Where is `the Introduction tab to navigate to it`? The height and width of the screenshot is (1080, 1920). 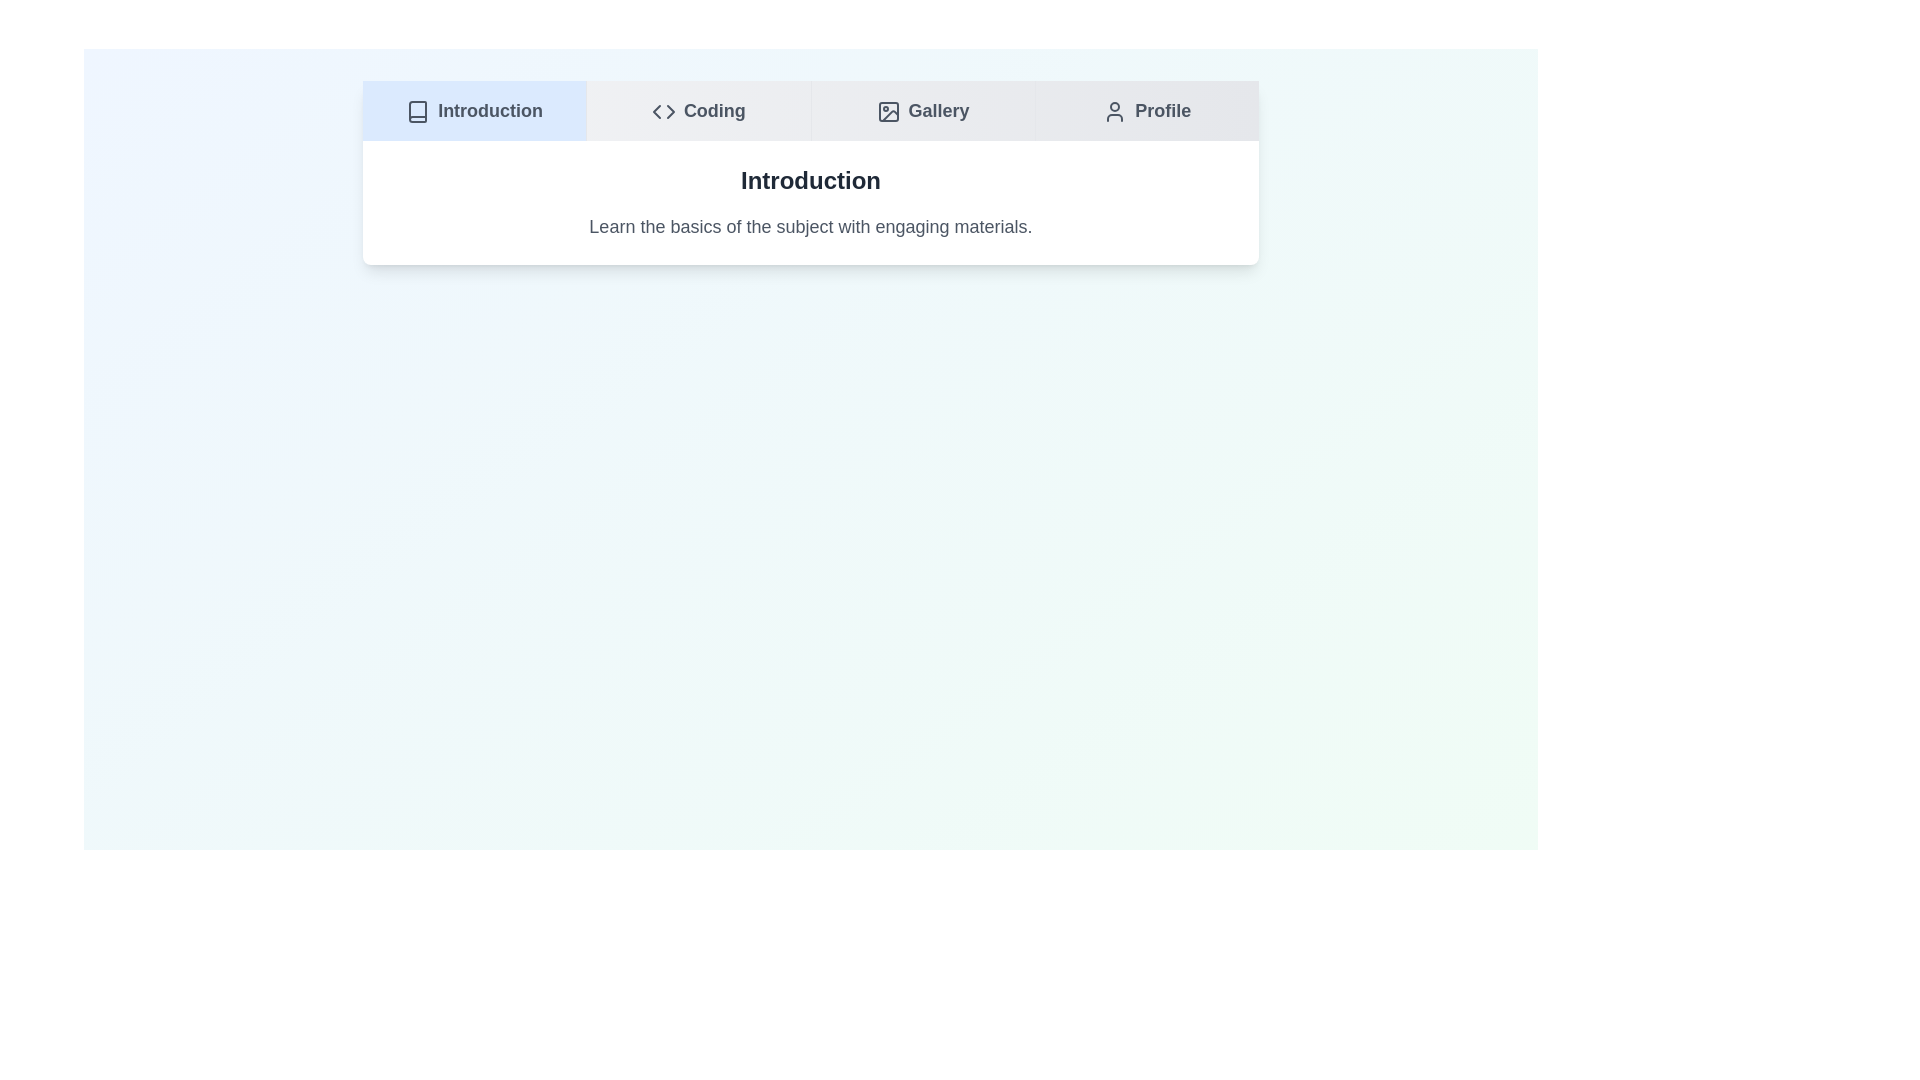 the Introduction tab to navigate to it is located at coordinates (473, 111).